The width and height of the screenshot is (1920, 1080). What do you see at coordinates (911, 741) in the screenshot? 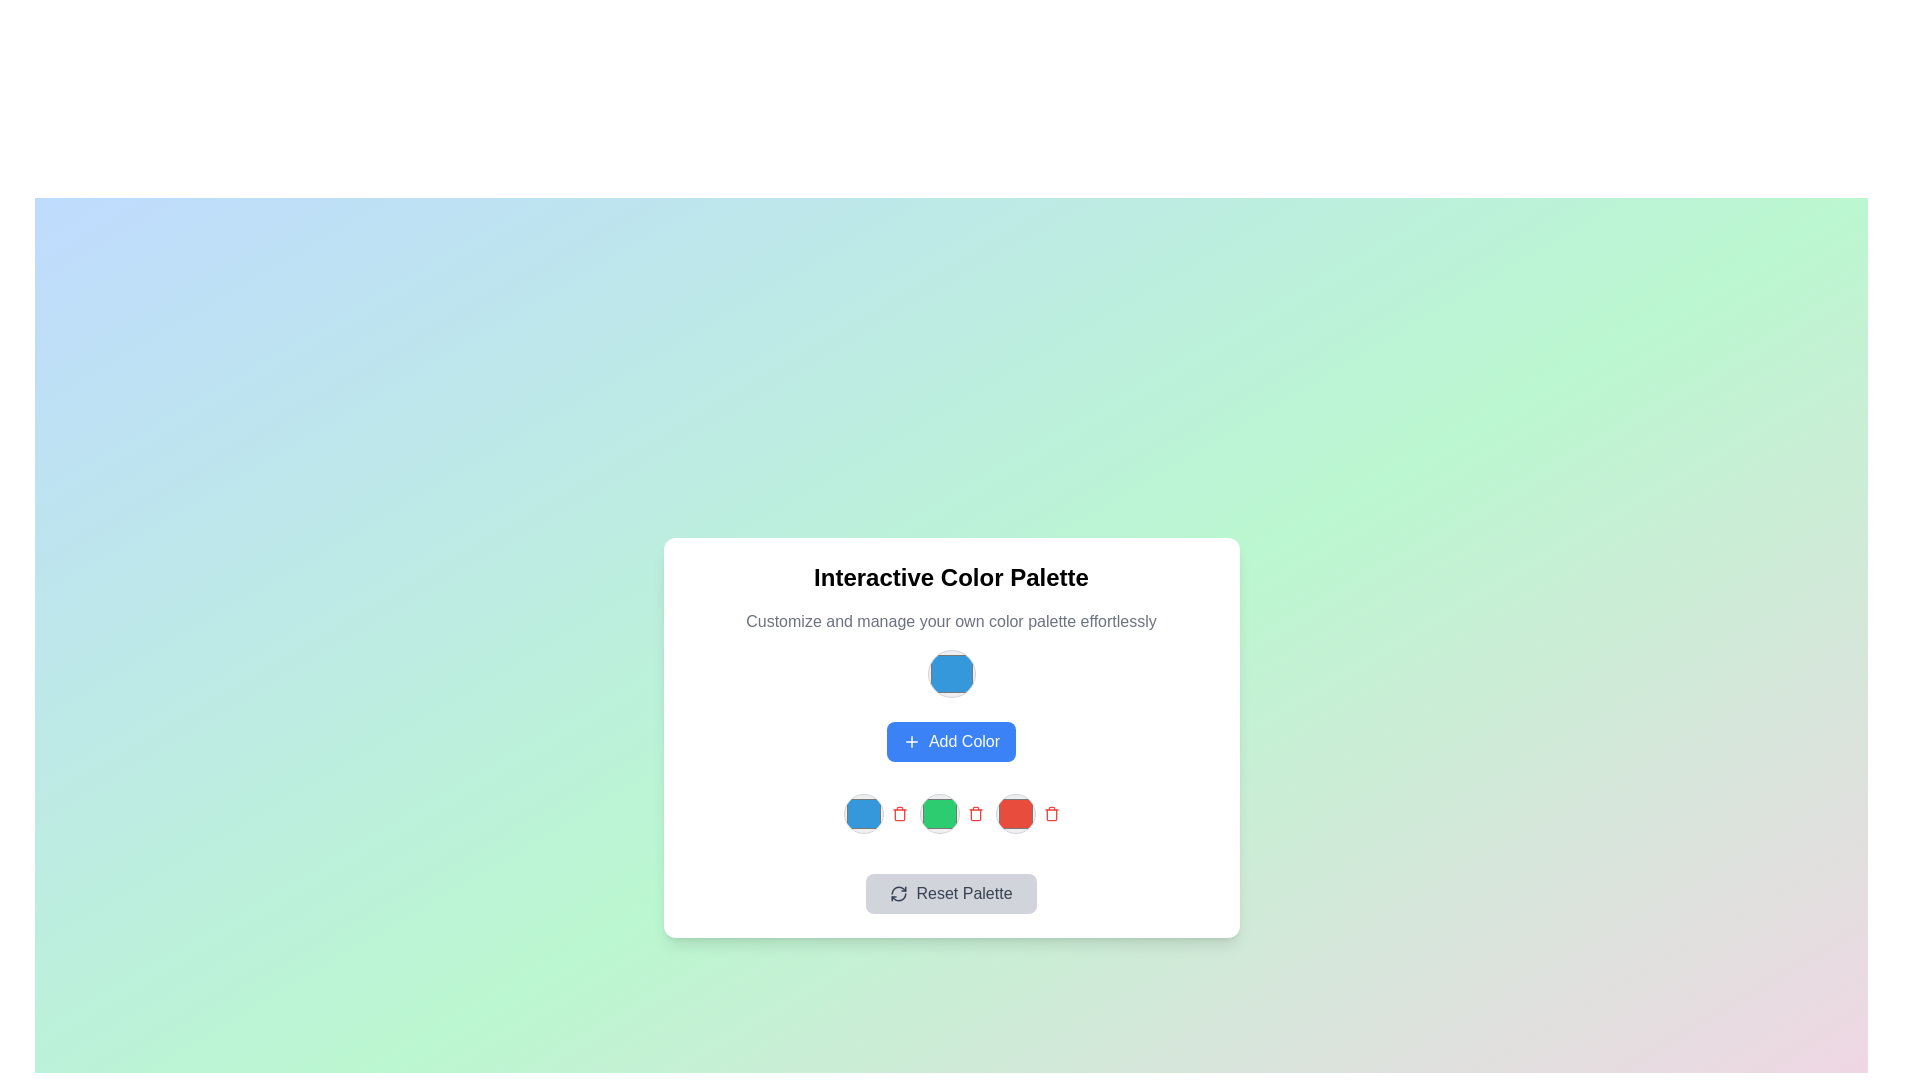
I see `the small plus icon with a blue outline and white background located within the blue button labeled 'Add Color'` at bounding box center [911, 741].